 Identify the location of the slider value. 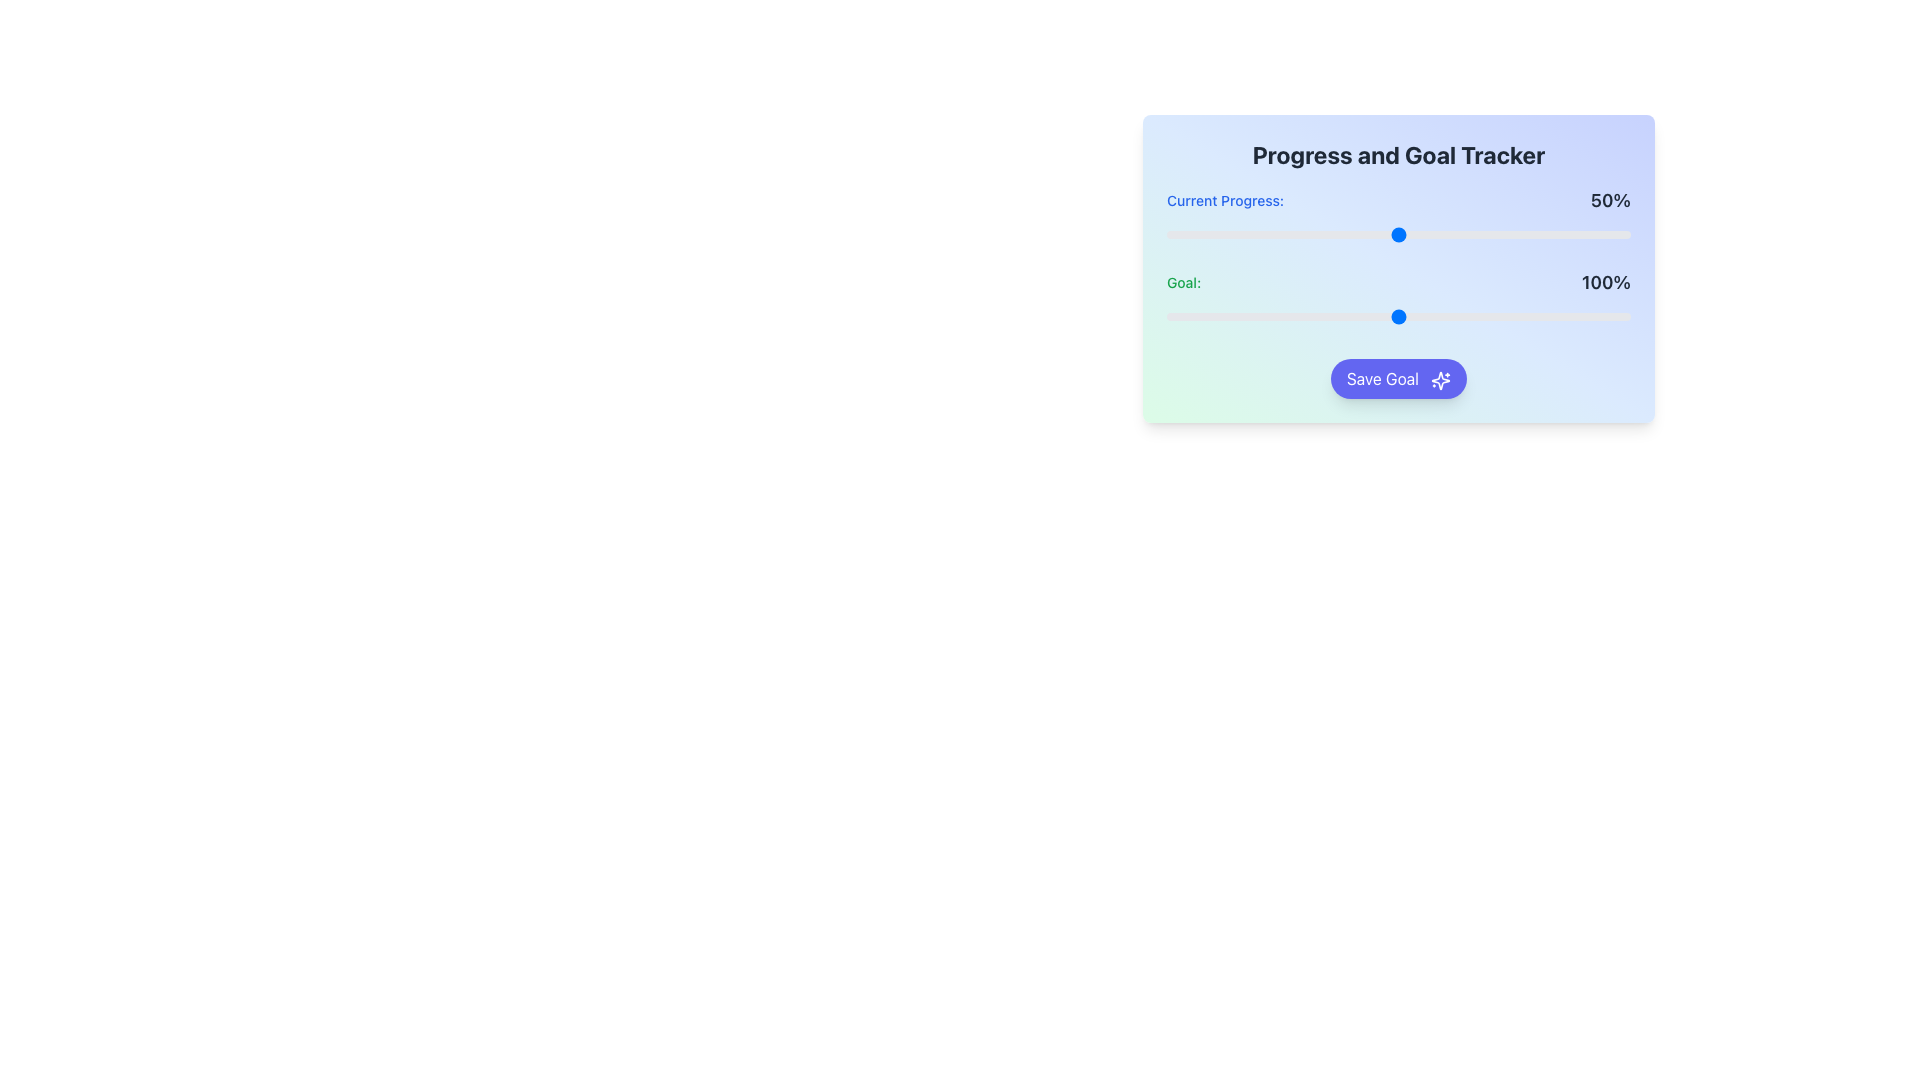
(1317, 315).